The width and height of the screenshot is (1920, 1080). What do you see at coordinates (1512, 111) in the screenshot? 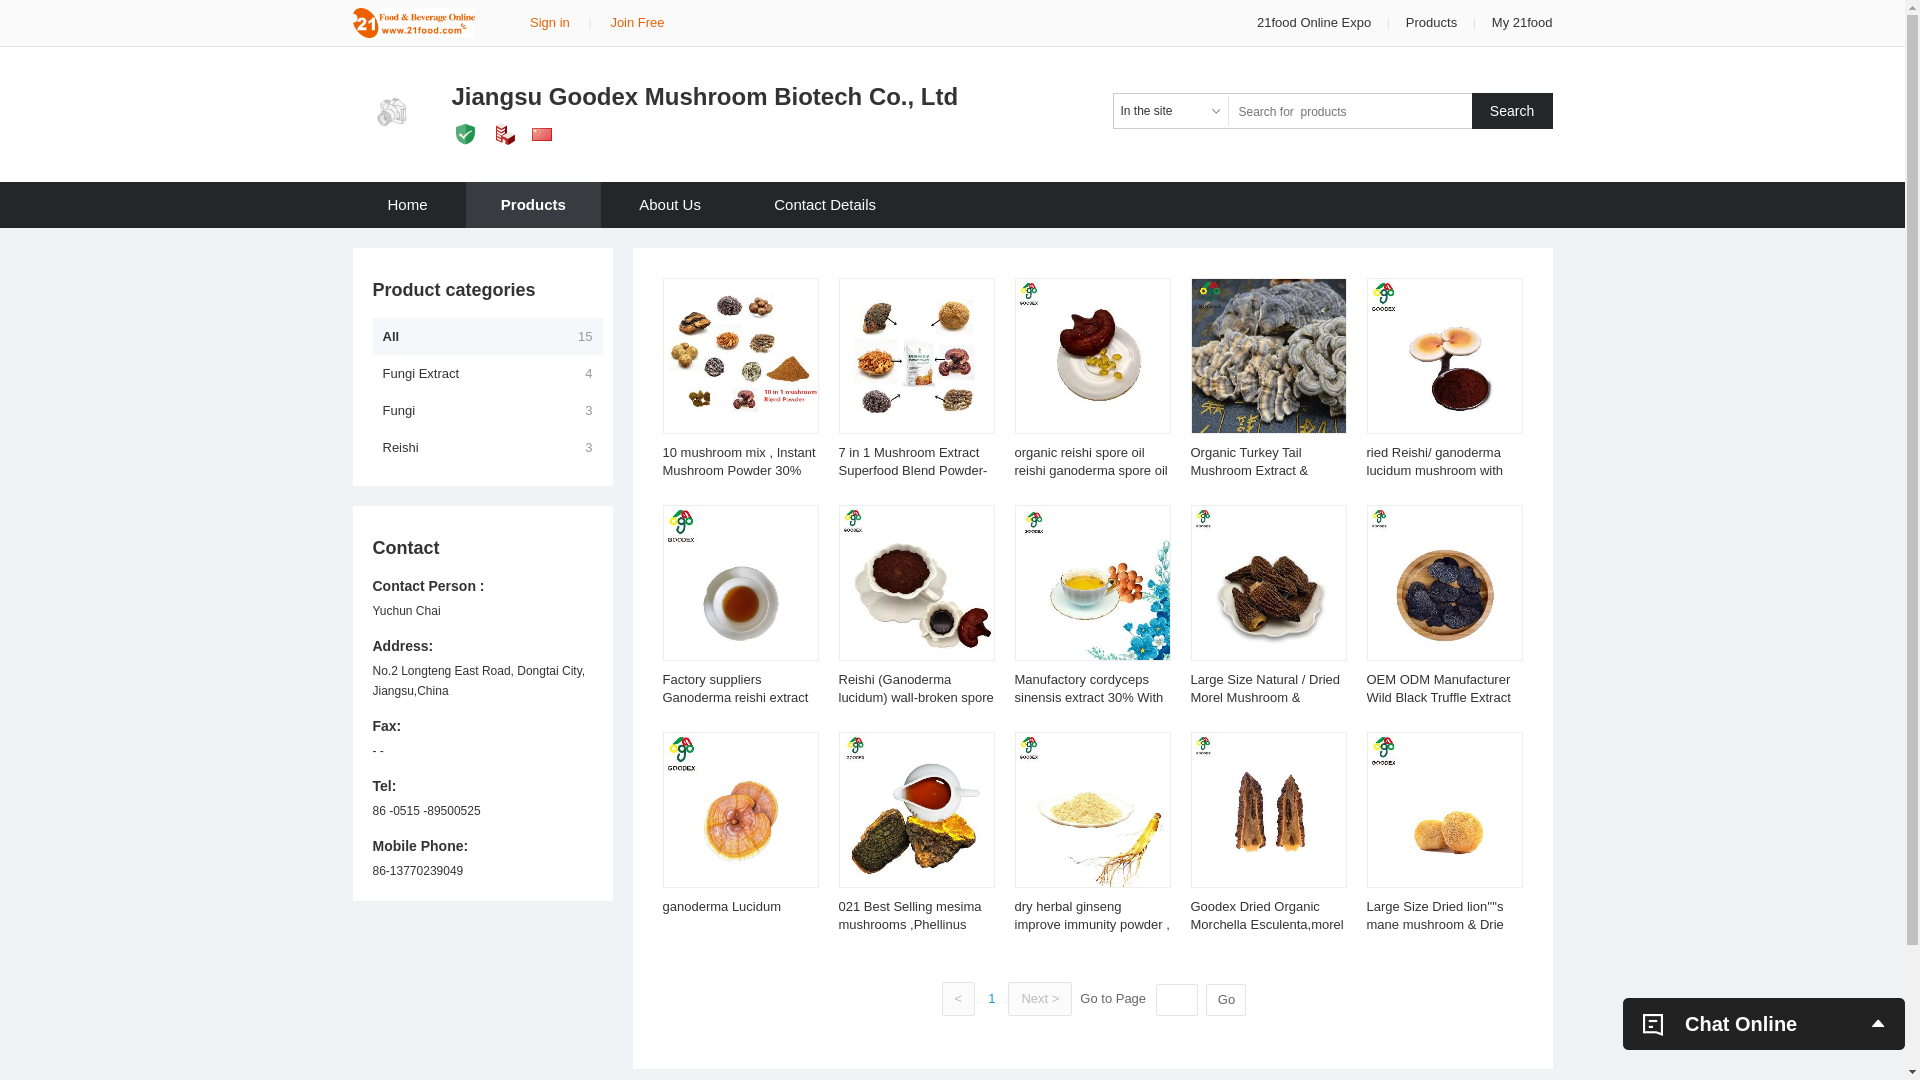
I see `'Search'` at bounding box center [1512, 111].